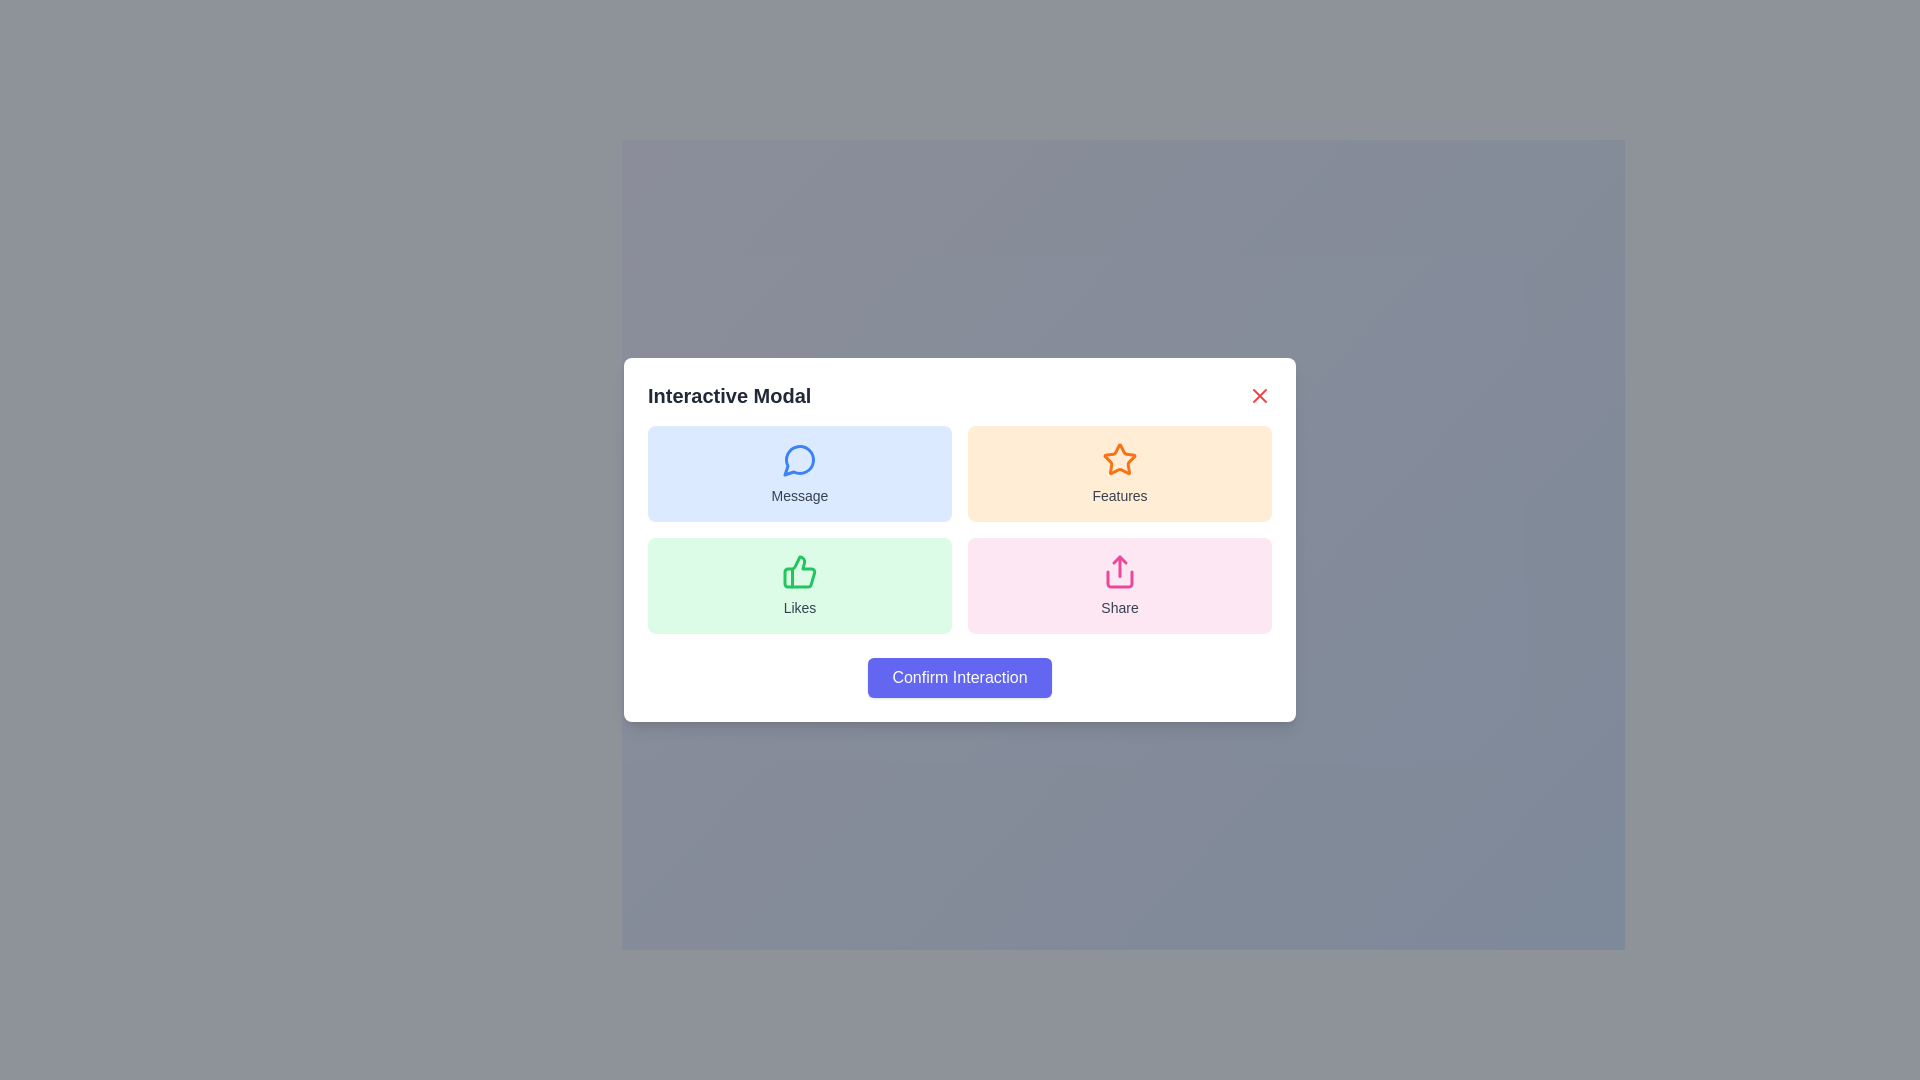  What do you see at coordinates (1118, 585) in the screenshot?
I see `the sharing button located in the bottom-right slot of a 2x2 grid layout within the modal dialog` at bounding box center [1118, 585].